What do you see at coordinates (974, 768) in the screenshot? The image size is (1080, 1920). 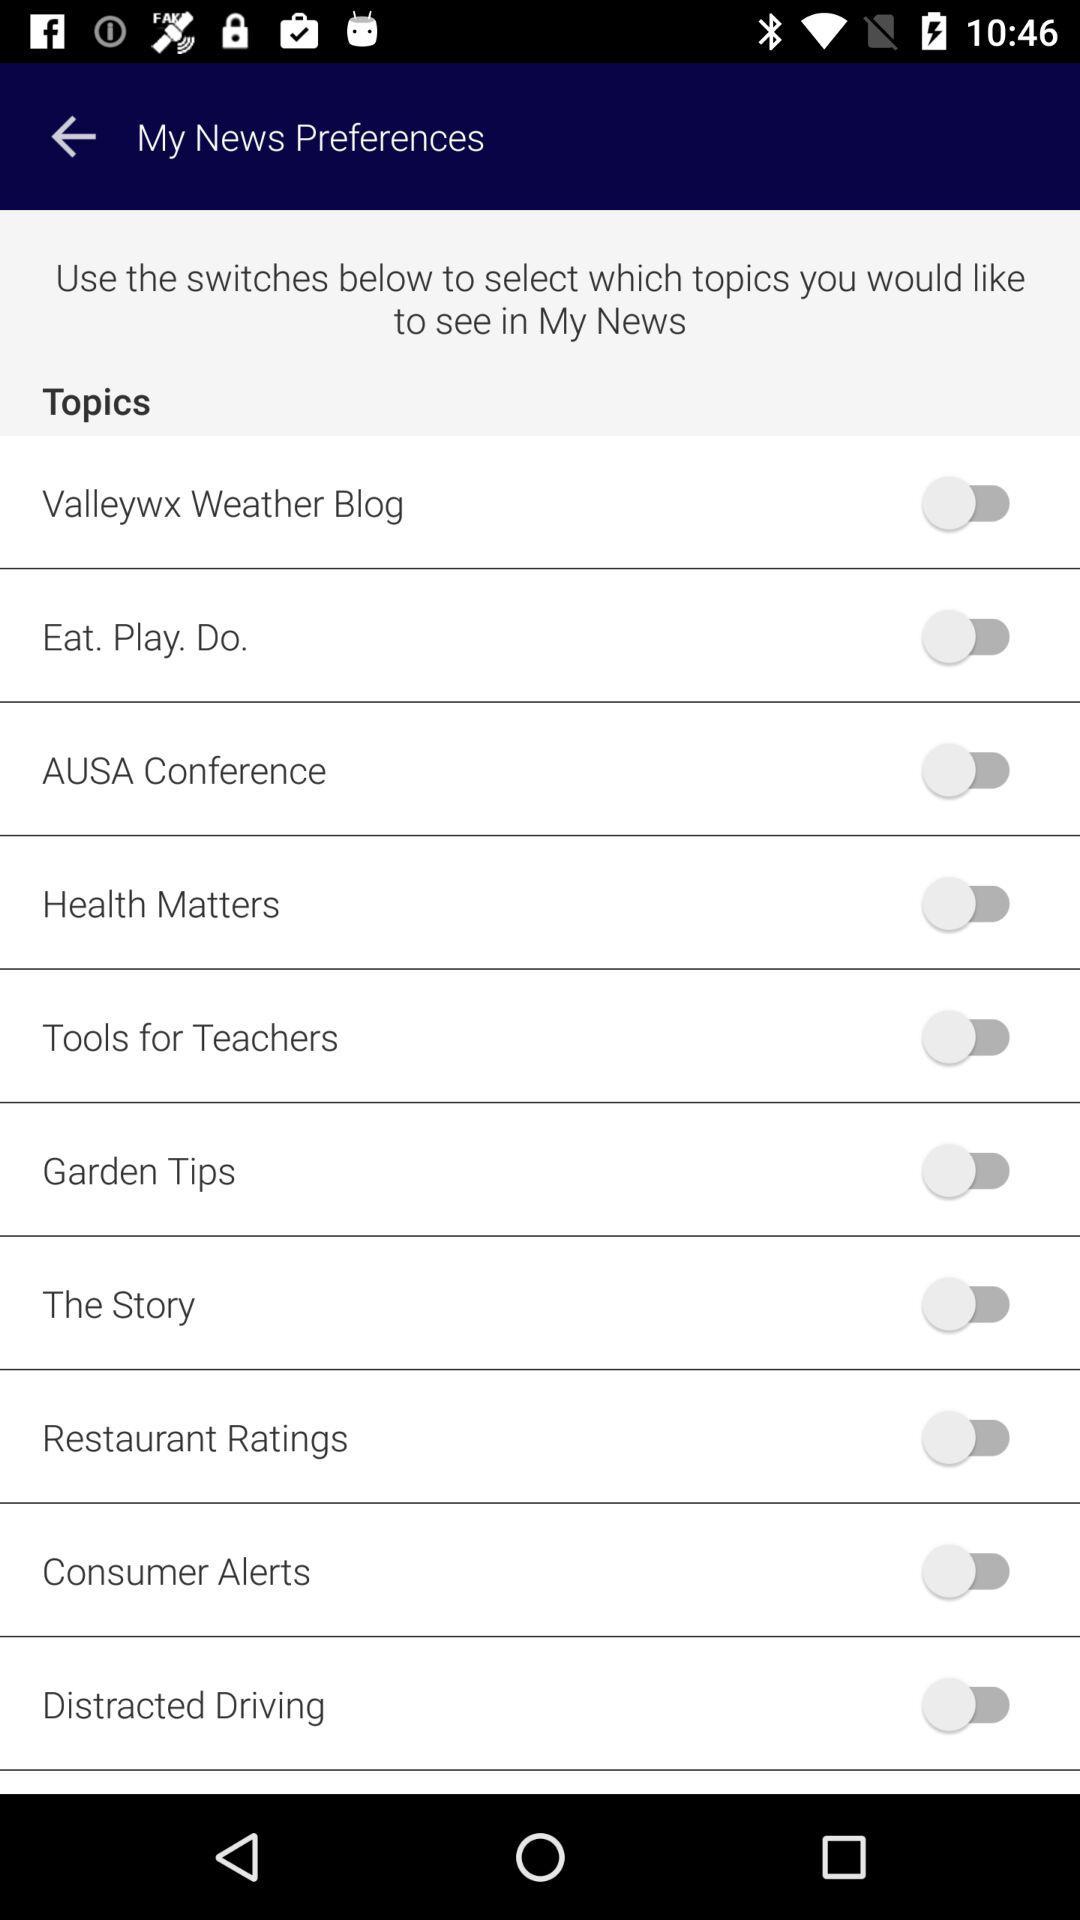 I see `ausa conference option` at bounding box center [974, 768].